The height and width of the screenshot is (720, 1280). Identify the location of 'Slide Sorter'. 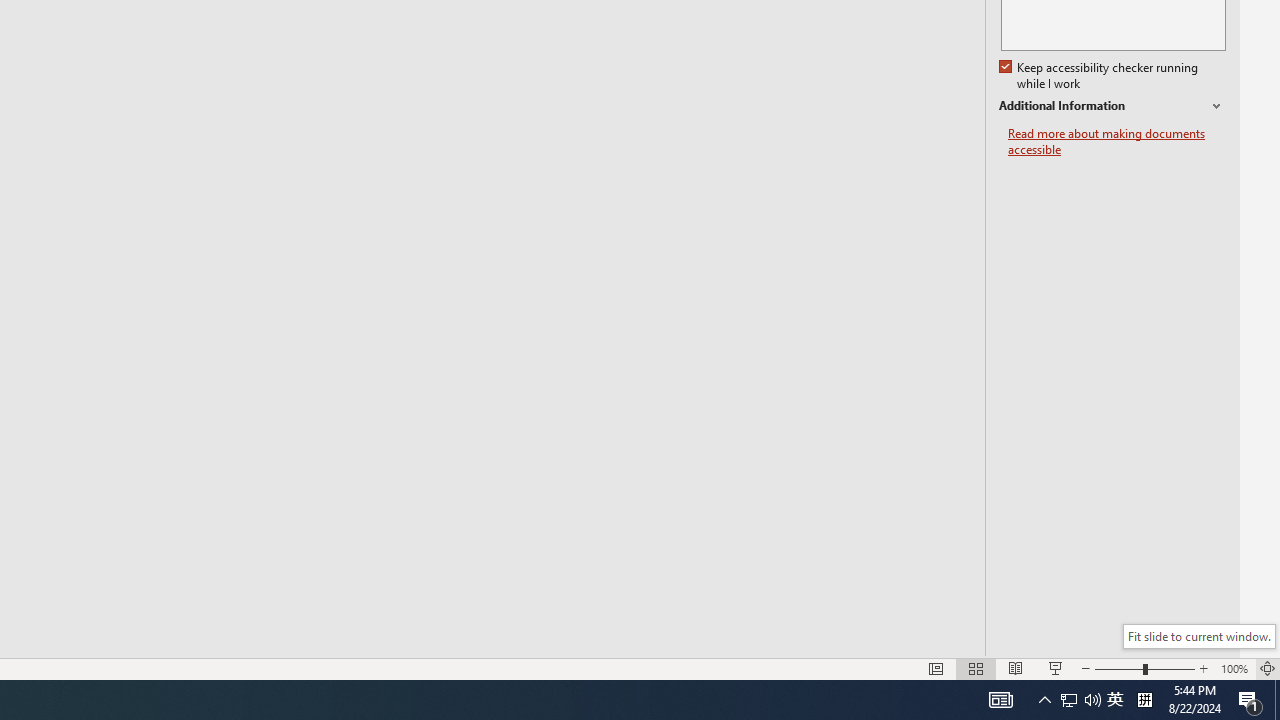
(976, 669).